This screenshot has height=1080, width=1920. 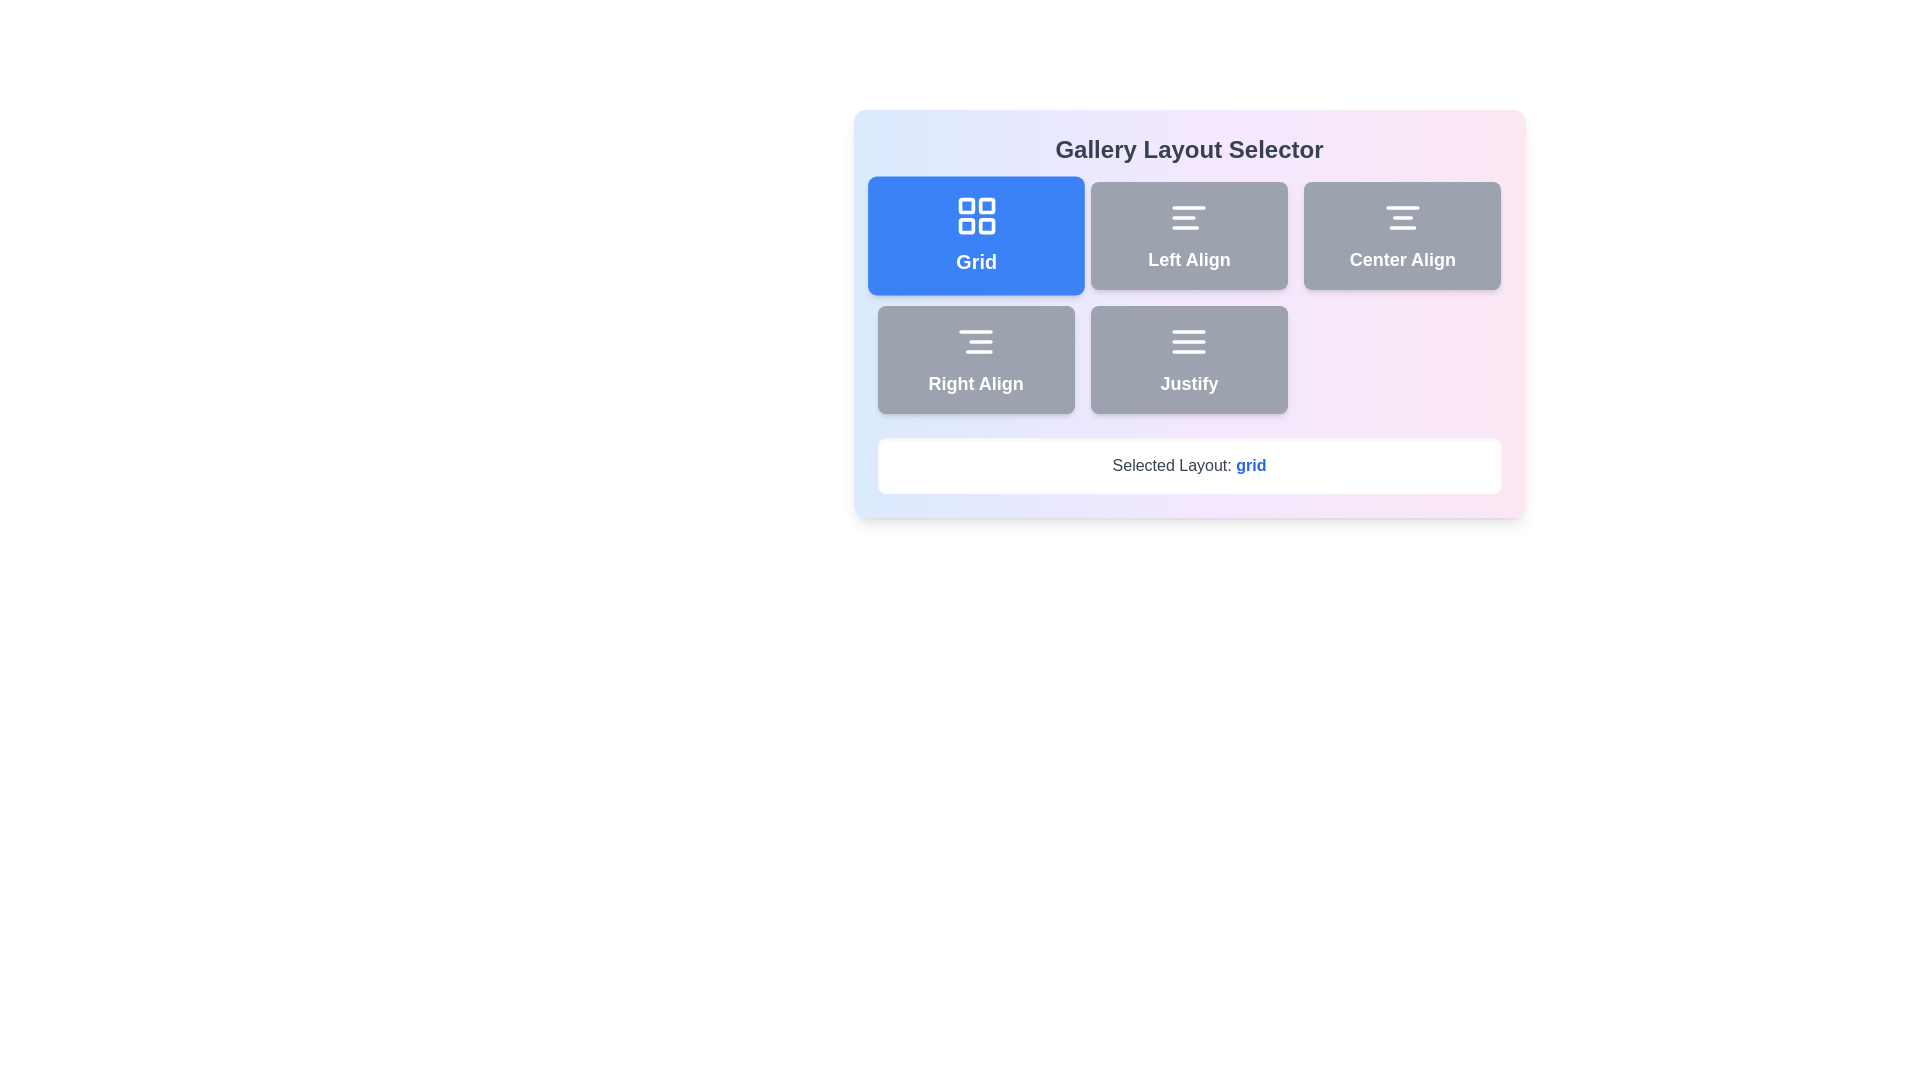 I want to click on the 'Left Align' layout option icon in the Gallery Layout Selector, so click(x=1189, y=218).